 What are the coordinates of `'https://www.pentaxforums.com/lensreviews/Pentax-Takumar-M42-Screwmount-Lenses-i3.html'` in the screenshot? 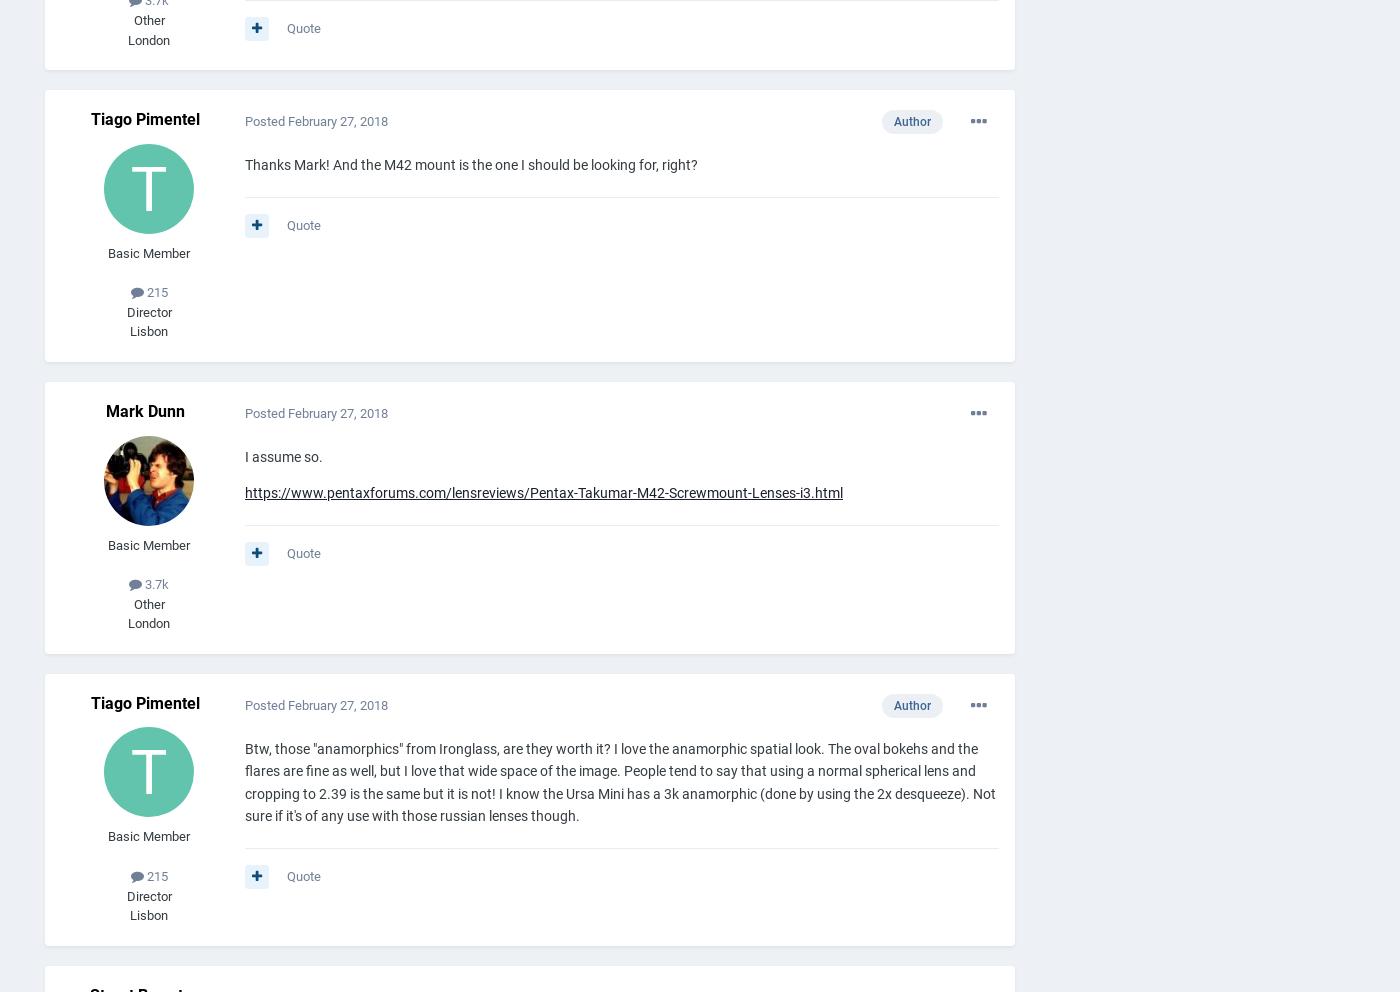 It's located at (544, 493).